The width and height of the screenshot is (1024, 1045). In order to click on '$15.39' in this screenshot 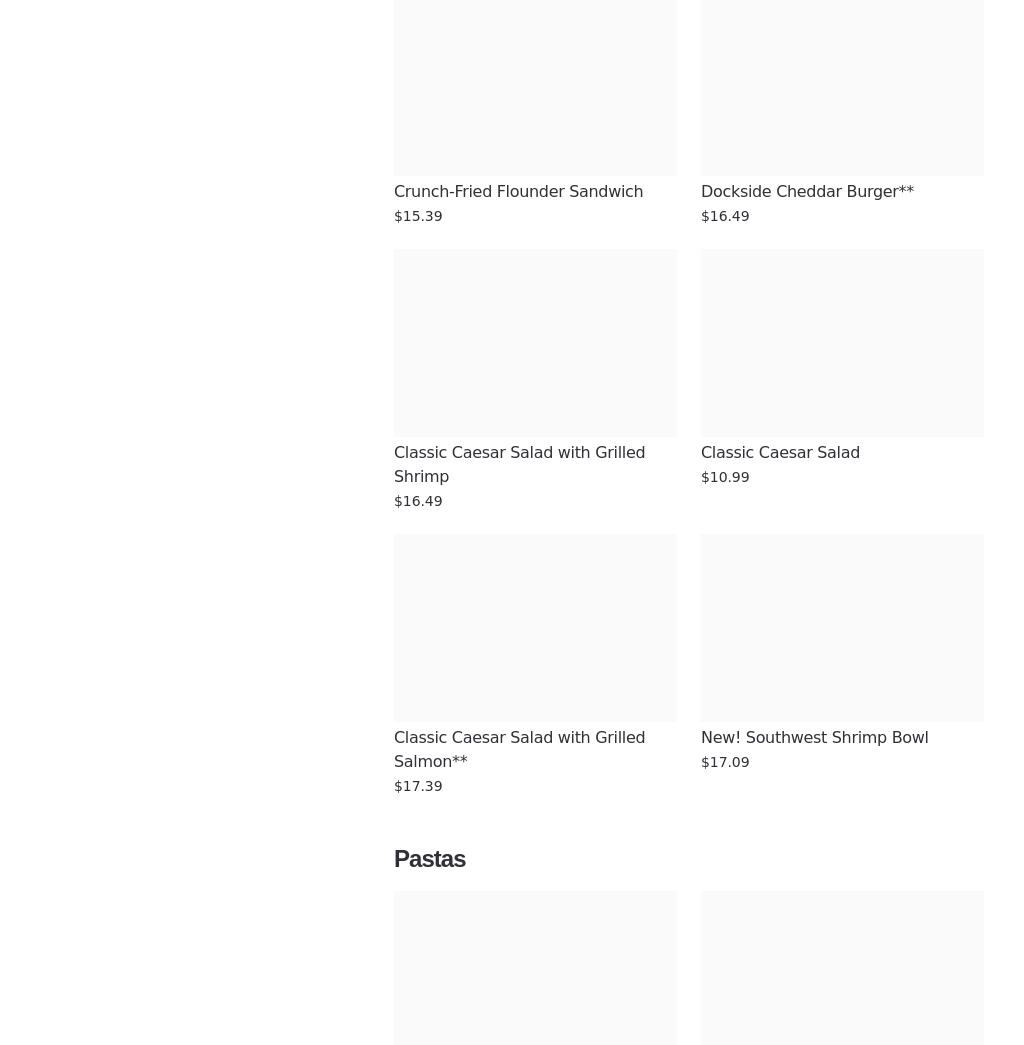, I will do `click(416, 216)`.